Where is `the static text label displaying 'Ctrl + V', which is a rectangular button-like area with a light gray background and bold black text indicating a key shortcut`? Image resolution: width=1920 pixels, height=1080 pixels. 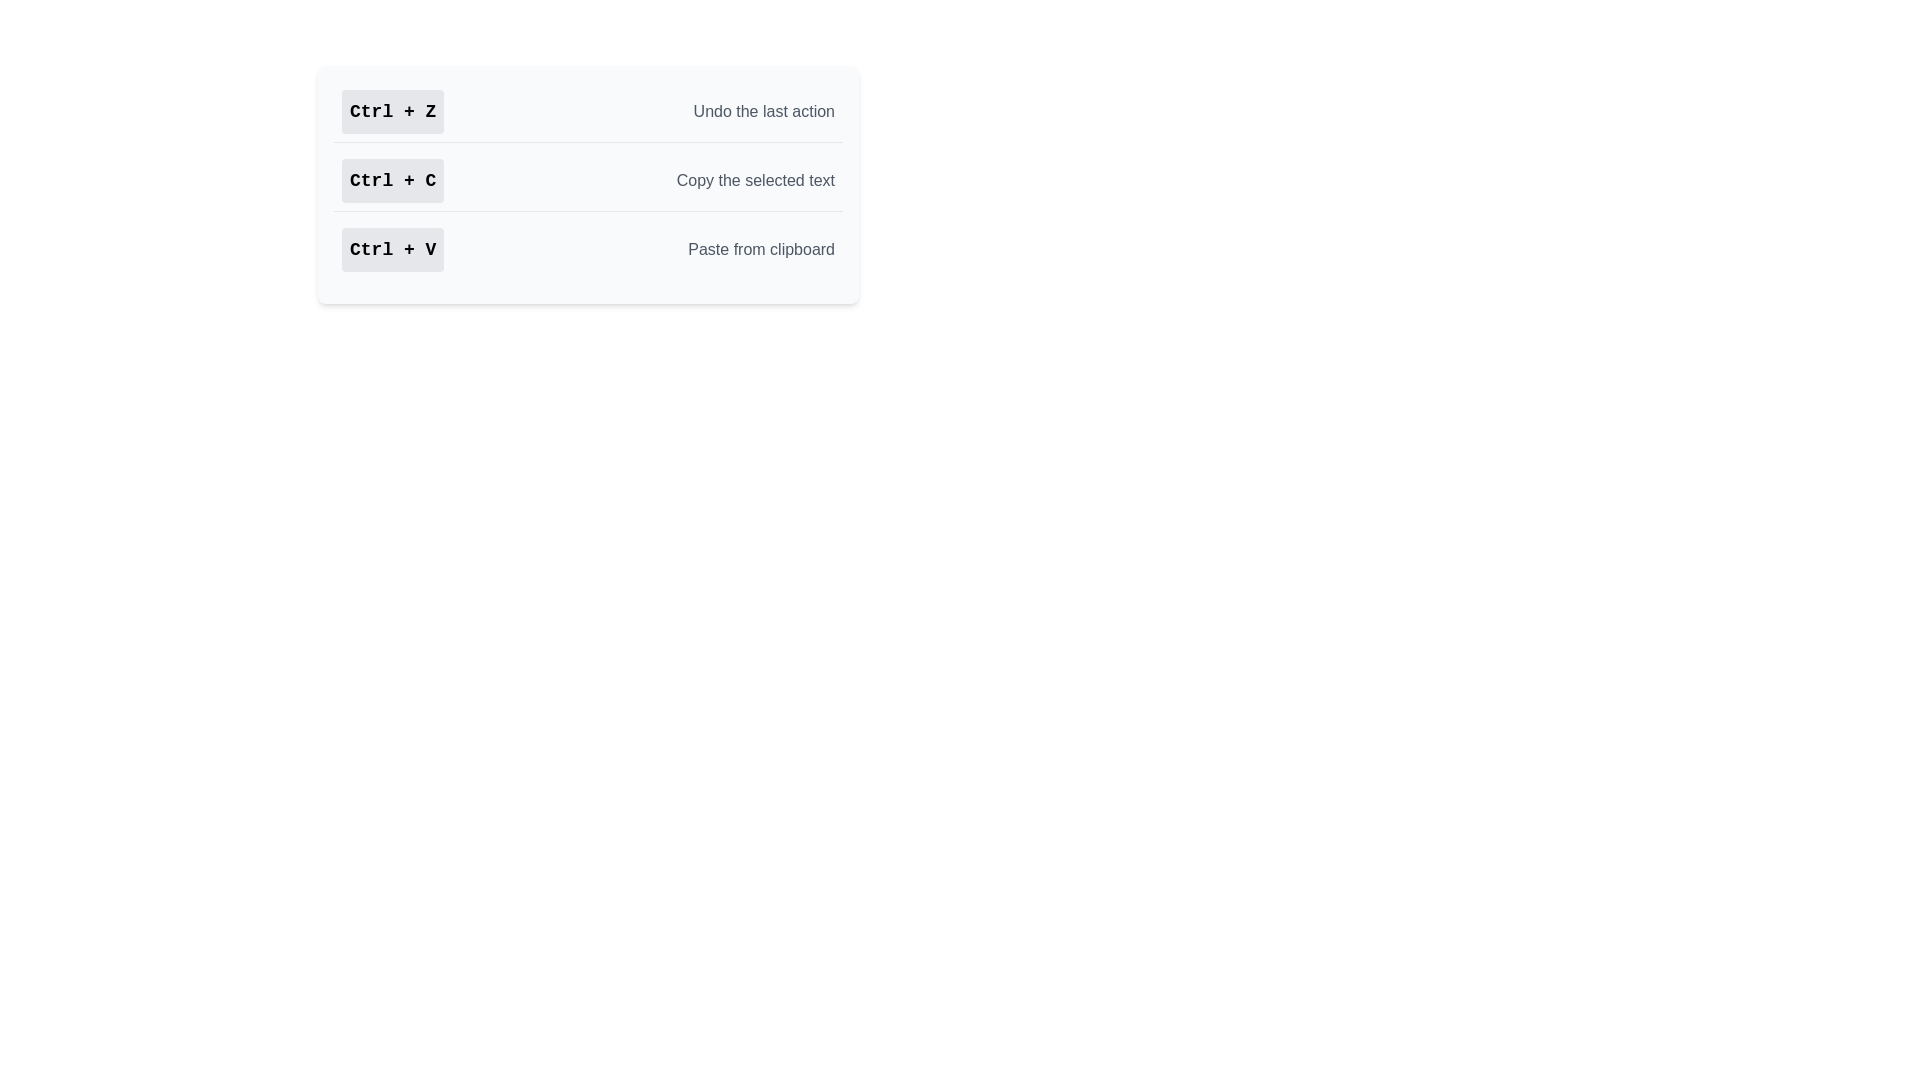
the static text label displaying 'Ctrl + V', which is a rectangular button-like area with a light gray background and bold black text indicating a key shortcut is located at coordinates (393, 249).